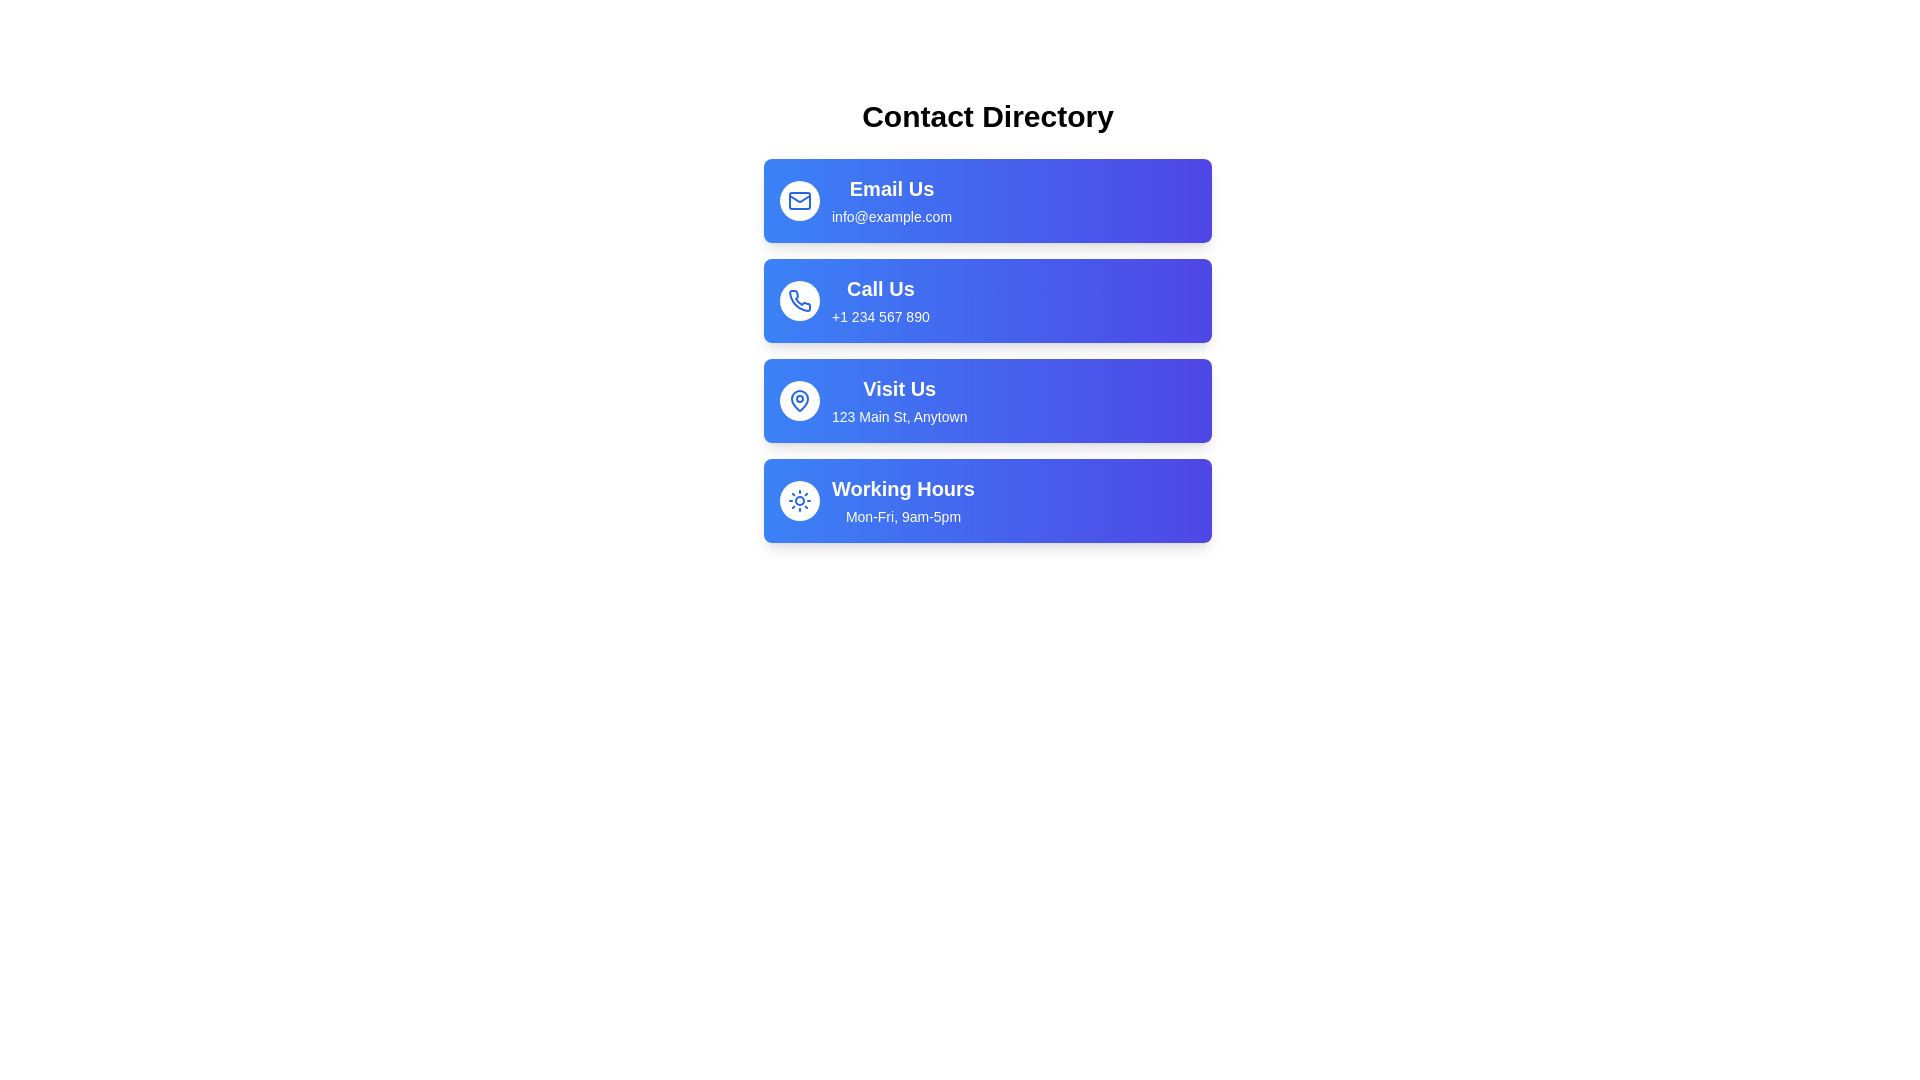 This screenshot has width=1920, height=1080. What do you see at coordinates (800, 401) in the screenshot?
I see `the location marker icon in the 'Visit Us' section of the contact directory list for potential interactivity` at bounding box center [800, 401].